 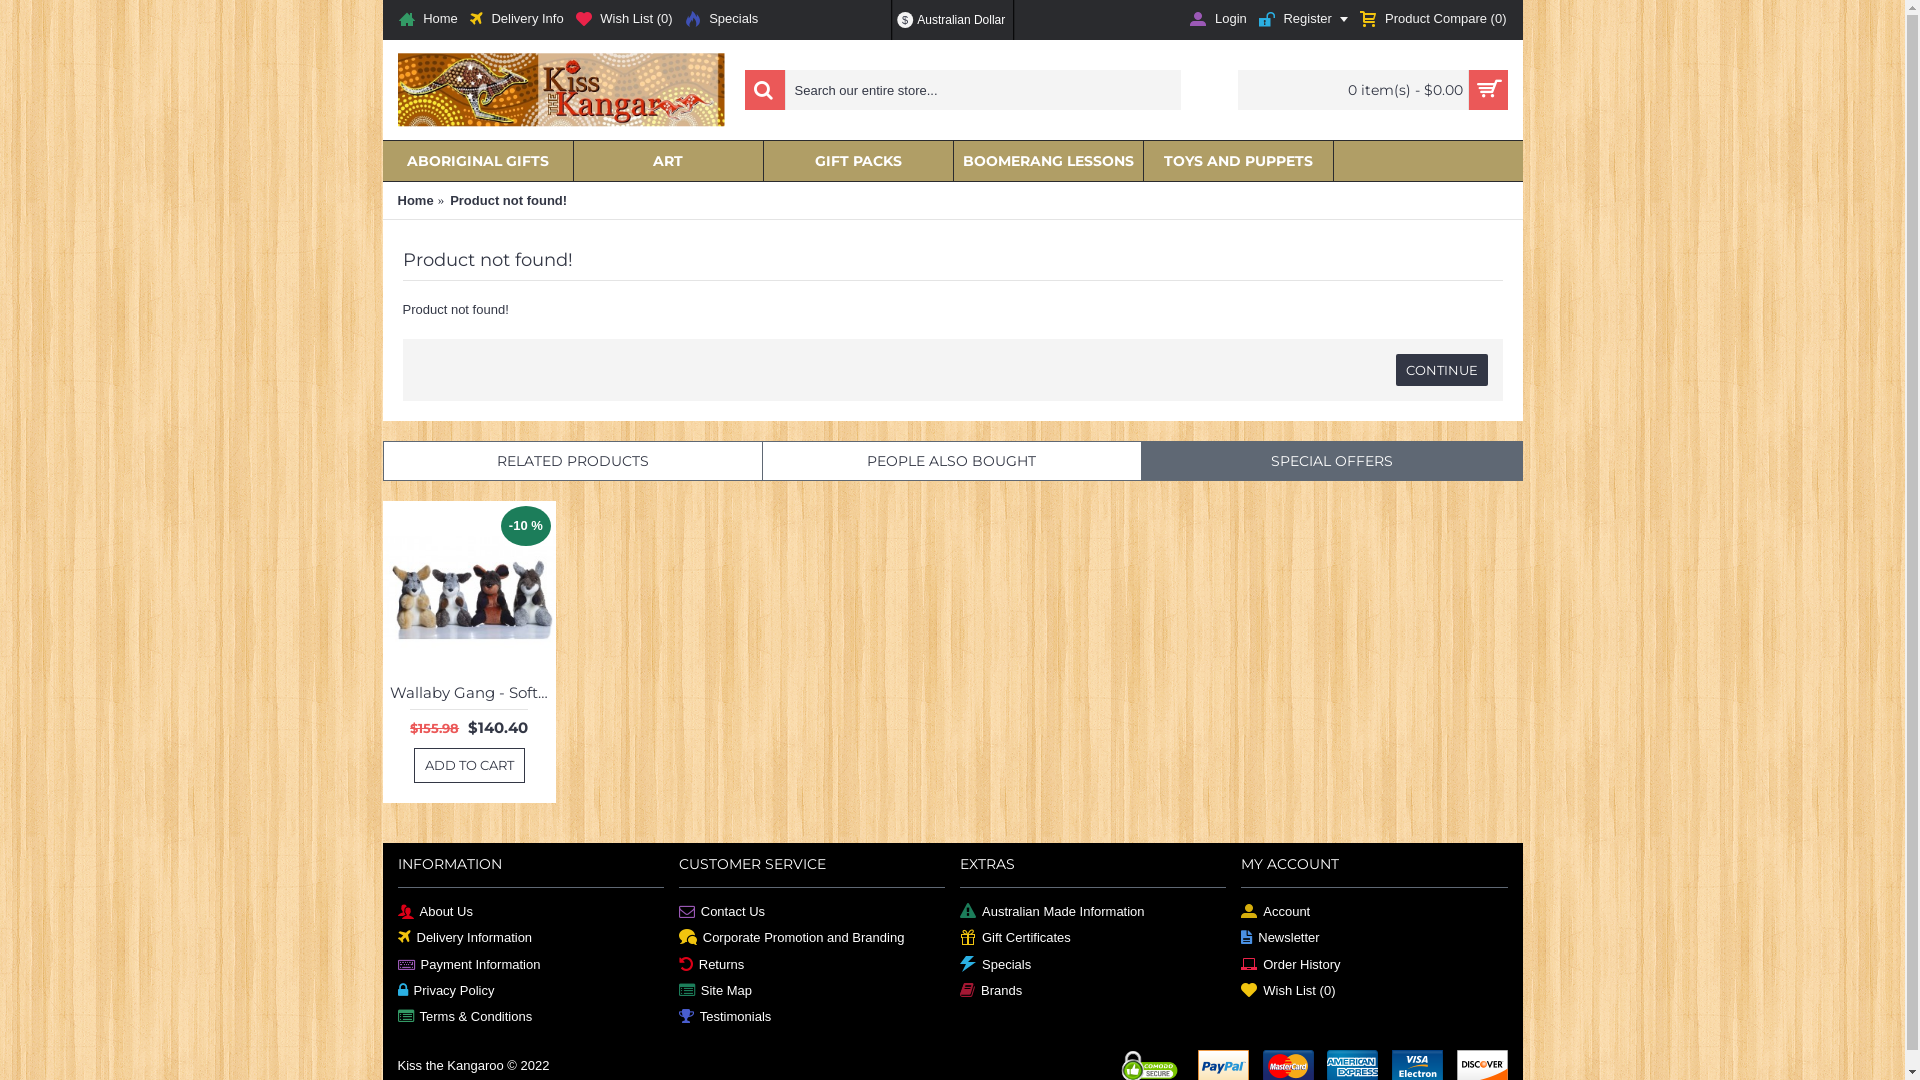 I want to click on 'Order History', so click(x=1240, y=963).